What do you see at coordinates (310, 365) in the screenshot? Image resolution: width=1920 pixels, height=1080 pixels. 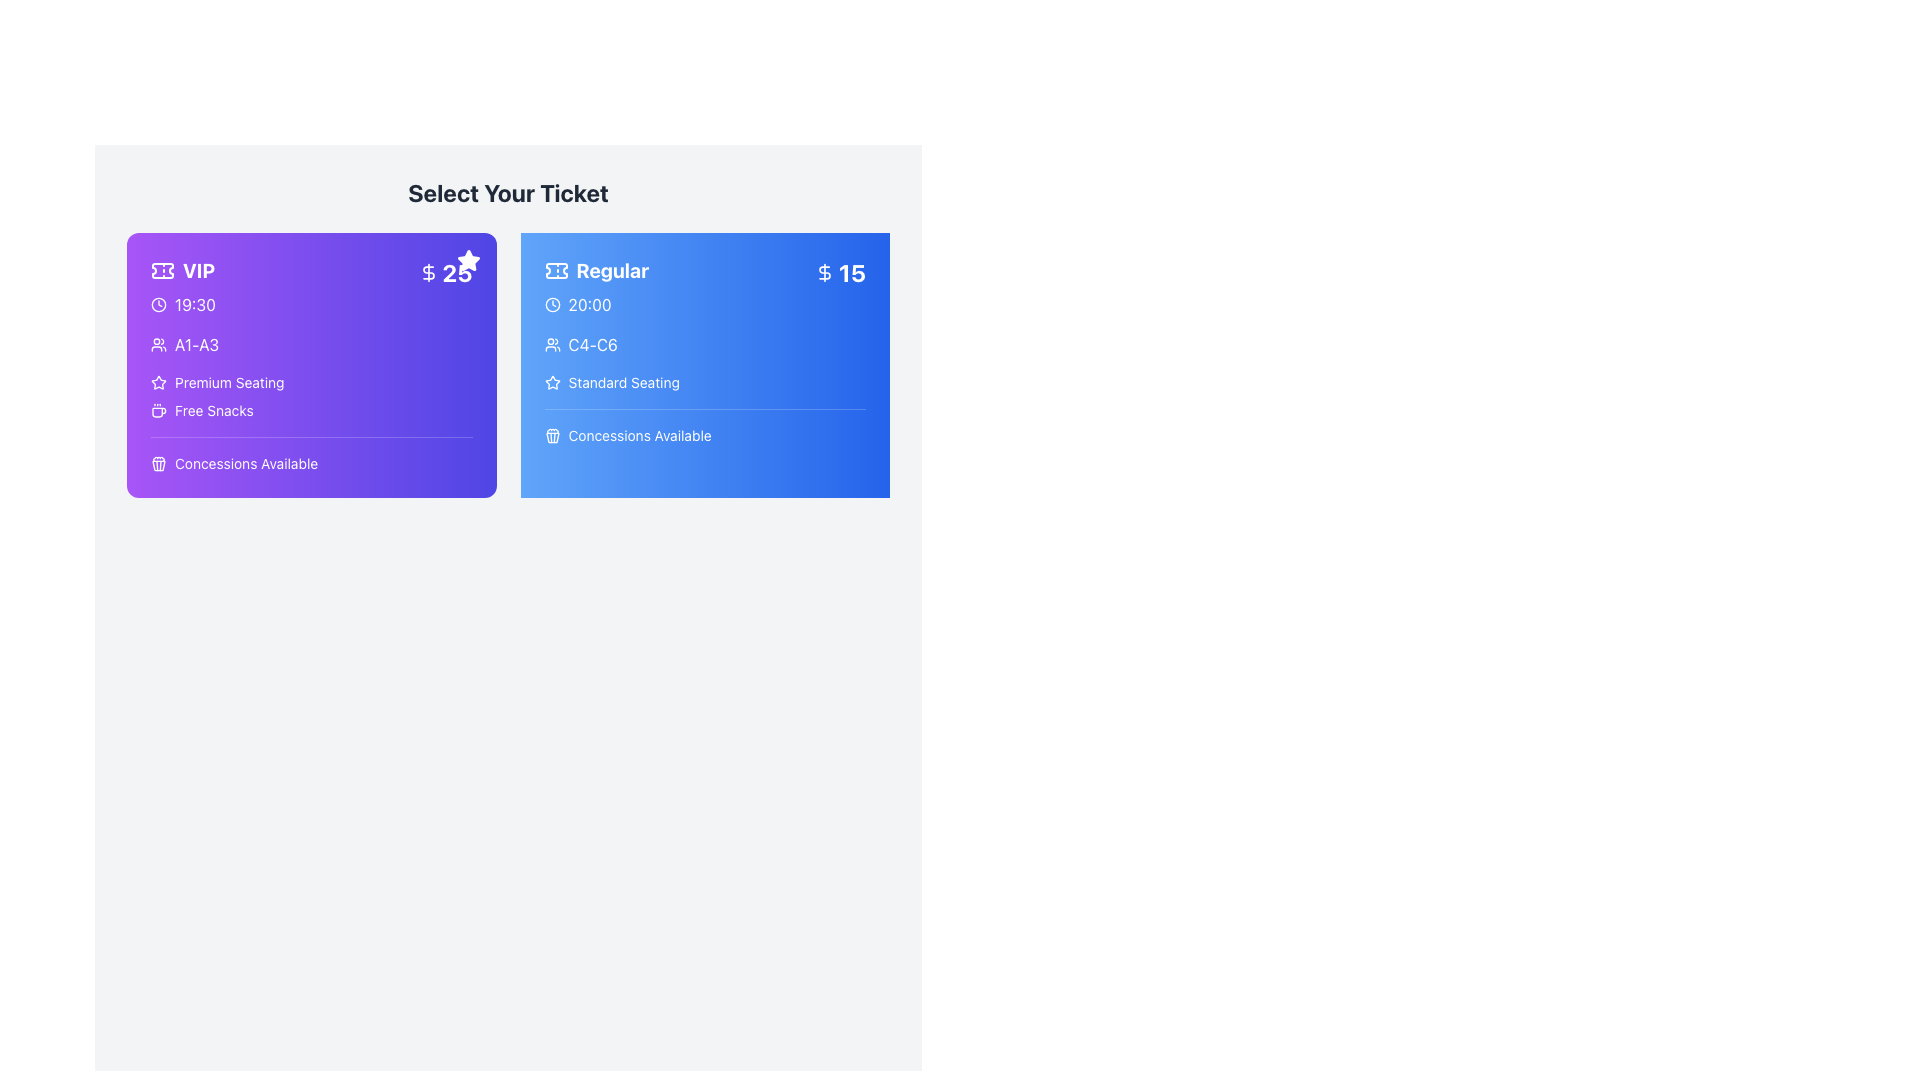 I see `the VIP ticket information card located in the top-left sector of the grid under the title 'Select Your Ticket'` at bounding box center [310, 365].